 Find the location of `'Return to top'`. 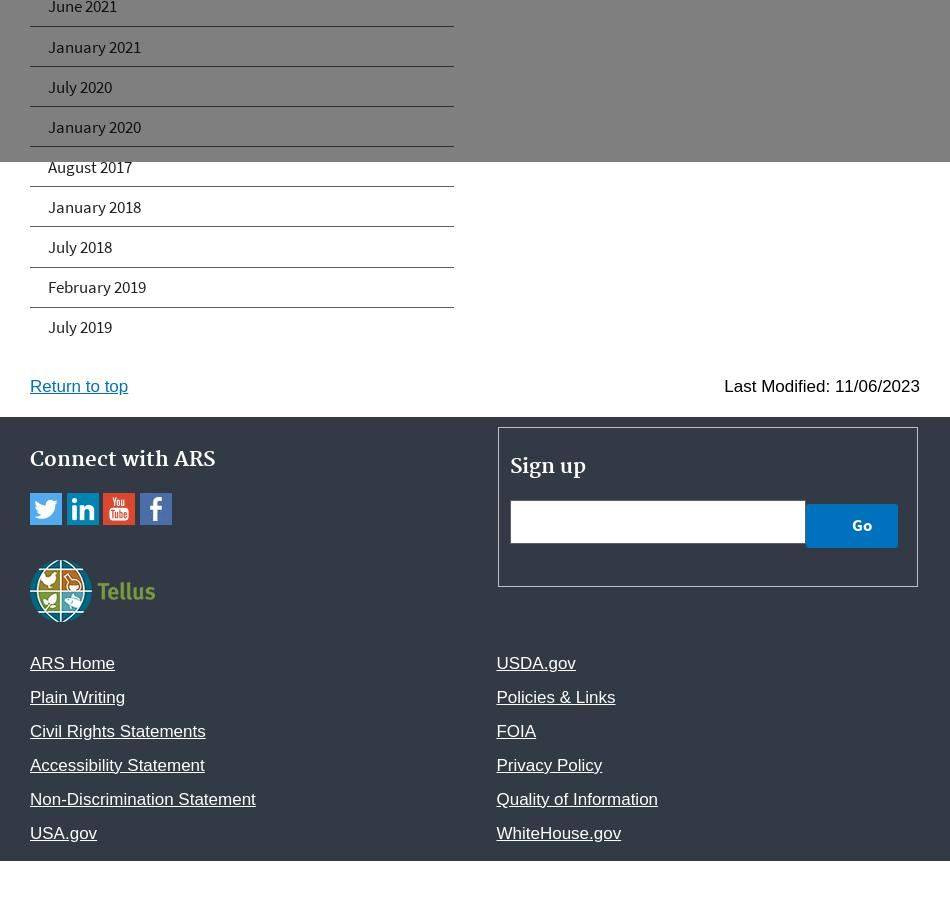

'Return to top' is located at coordinates (79, 385).